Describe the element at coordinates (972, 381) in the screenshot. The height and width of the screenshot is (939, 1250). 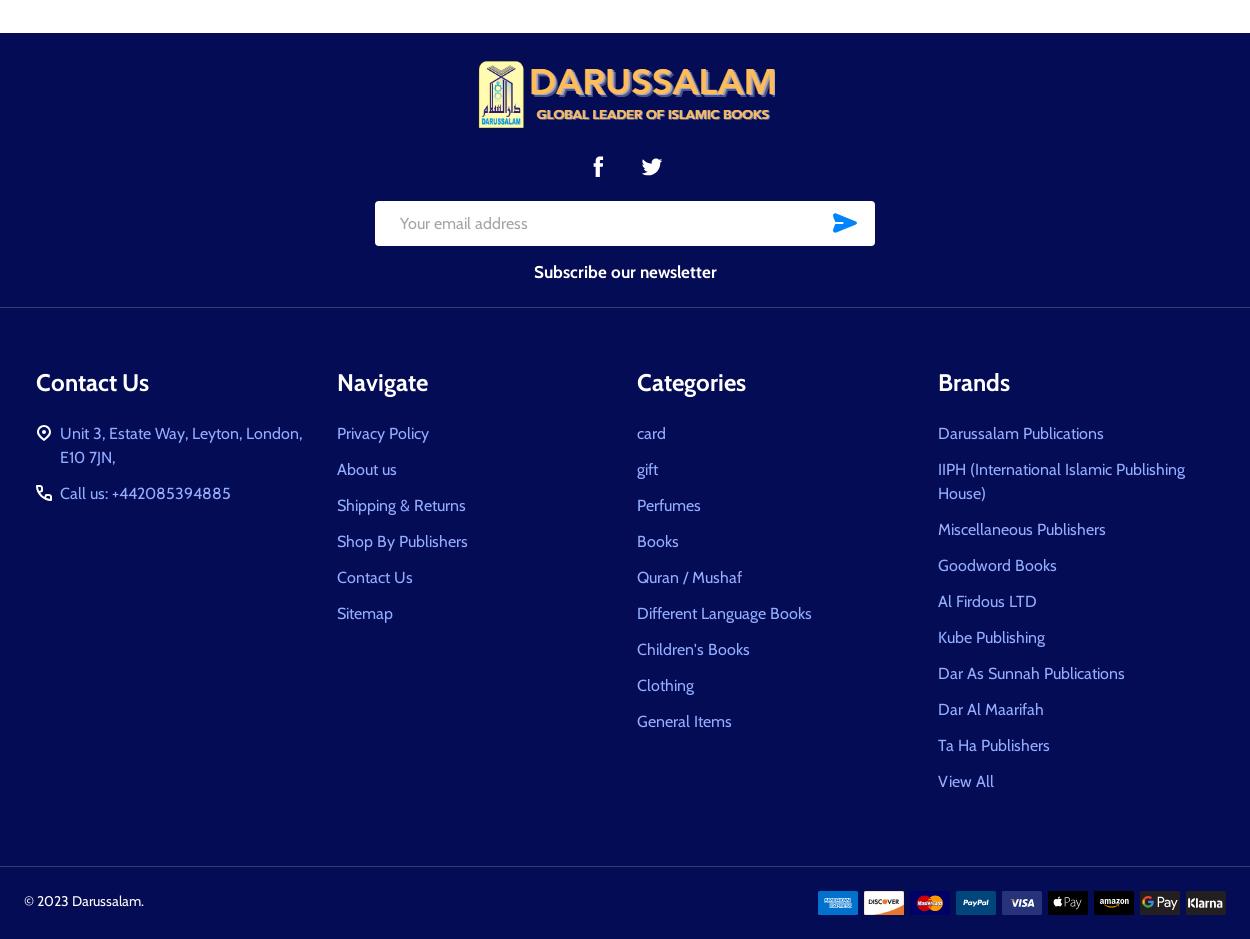
I see `'Brands'` at that location.